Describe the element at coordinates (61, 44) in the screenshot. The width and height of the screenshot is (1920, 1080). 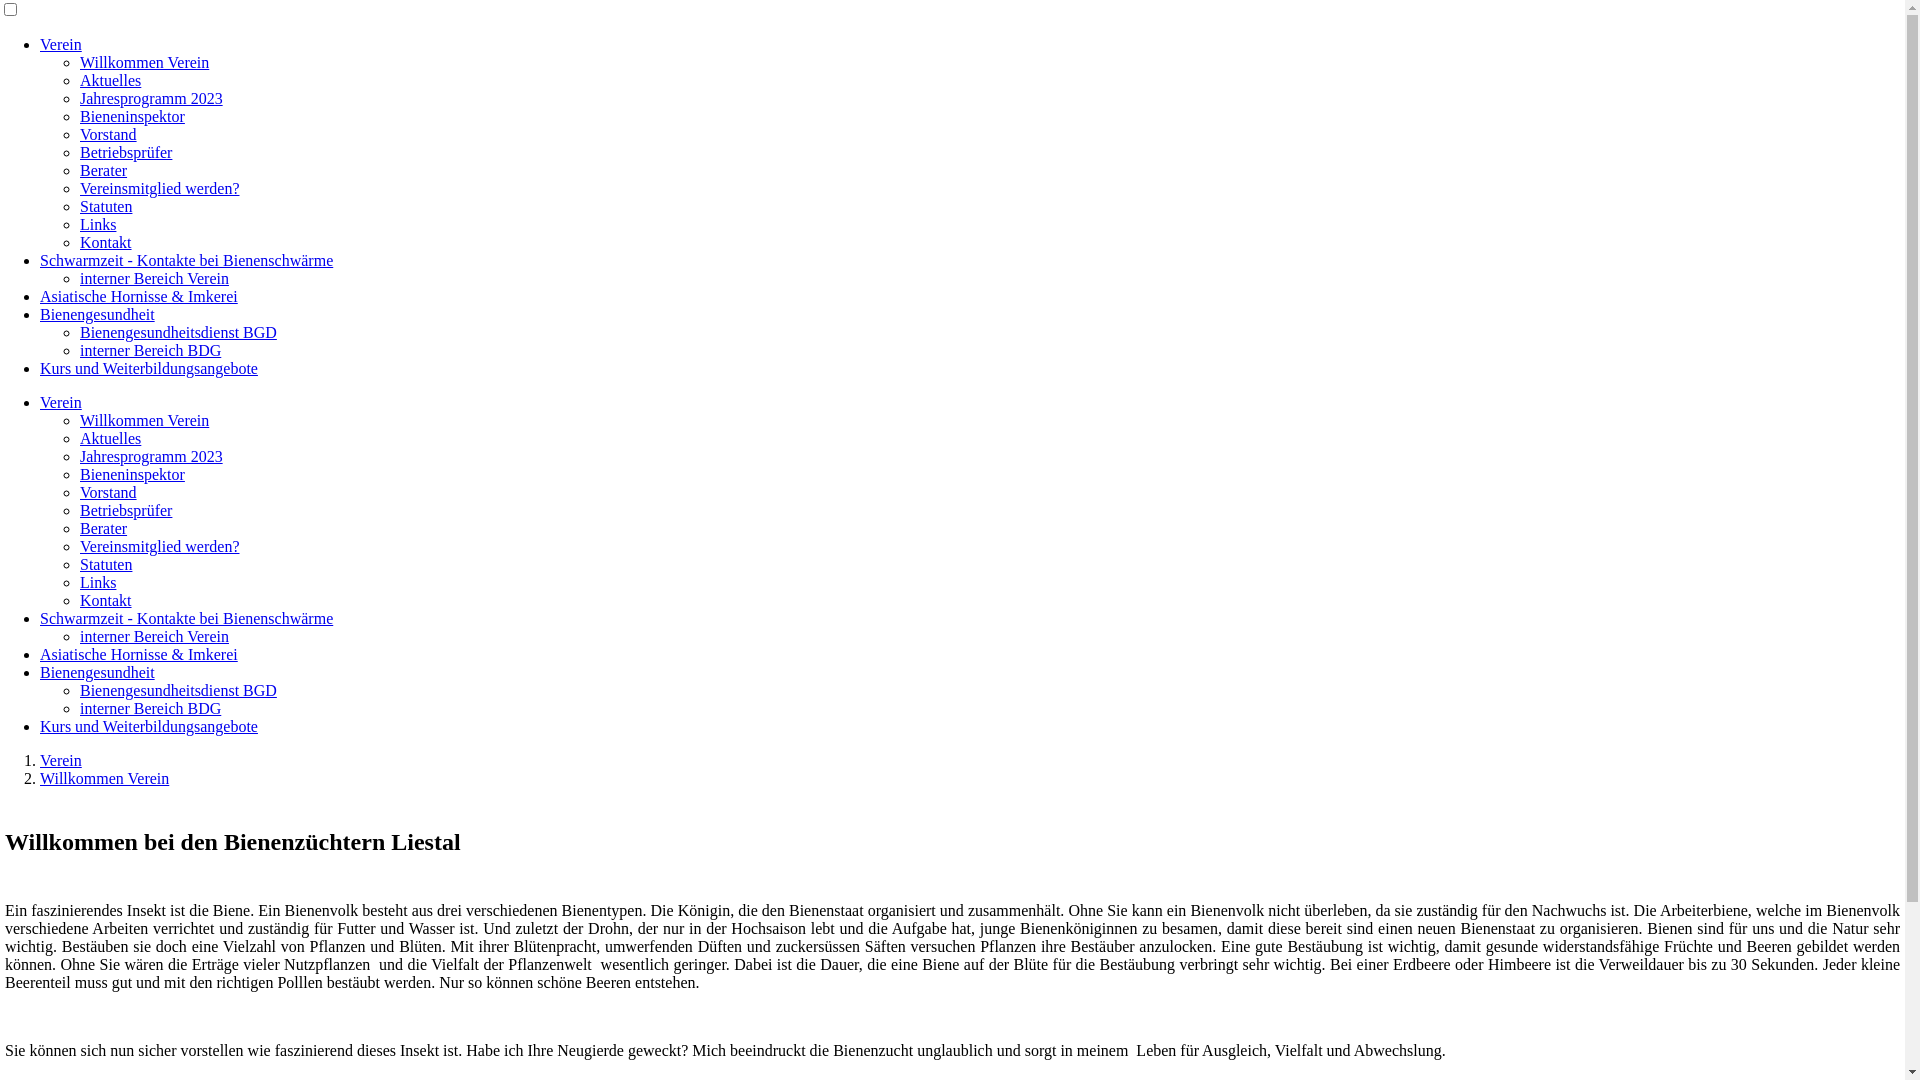
I see `'Verein'` at that location.